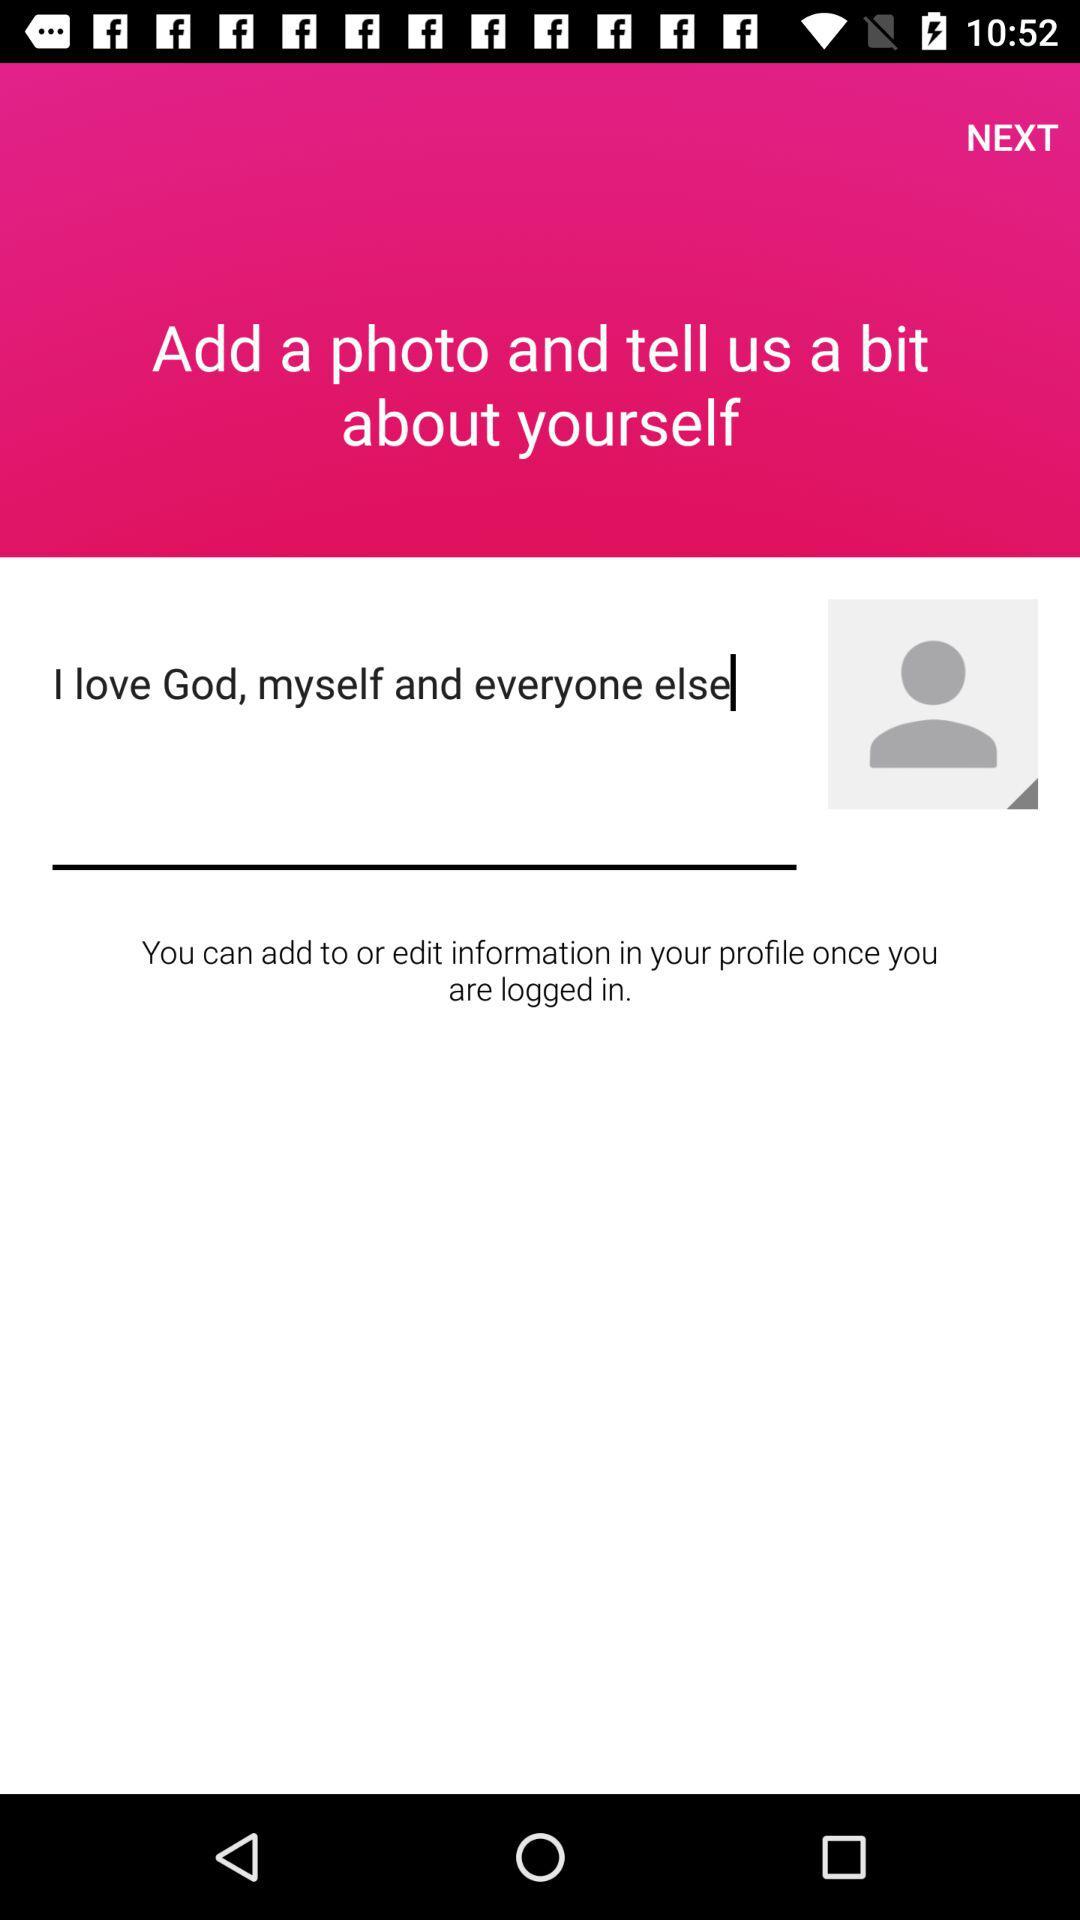 The height and width of the screenshot is (1920, 1080). Describe the element at coordinates (1022, 792) in the screenshot. I see `the edit icon` at that location.